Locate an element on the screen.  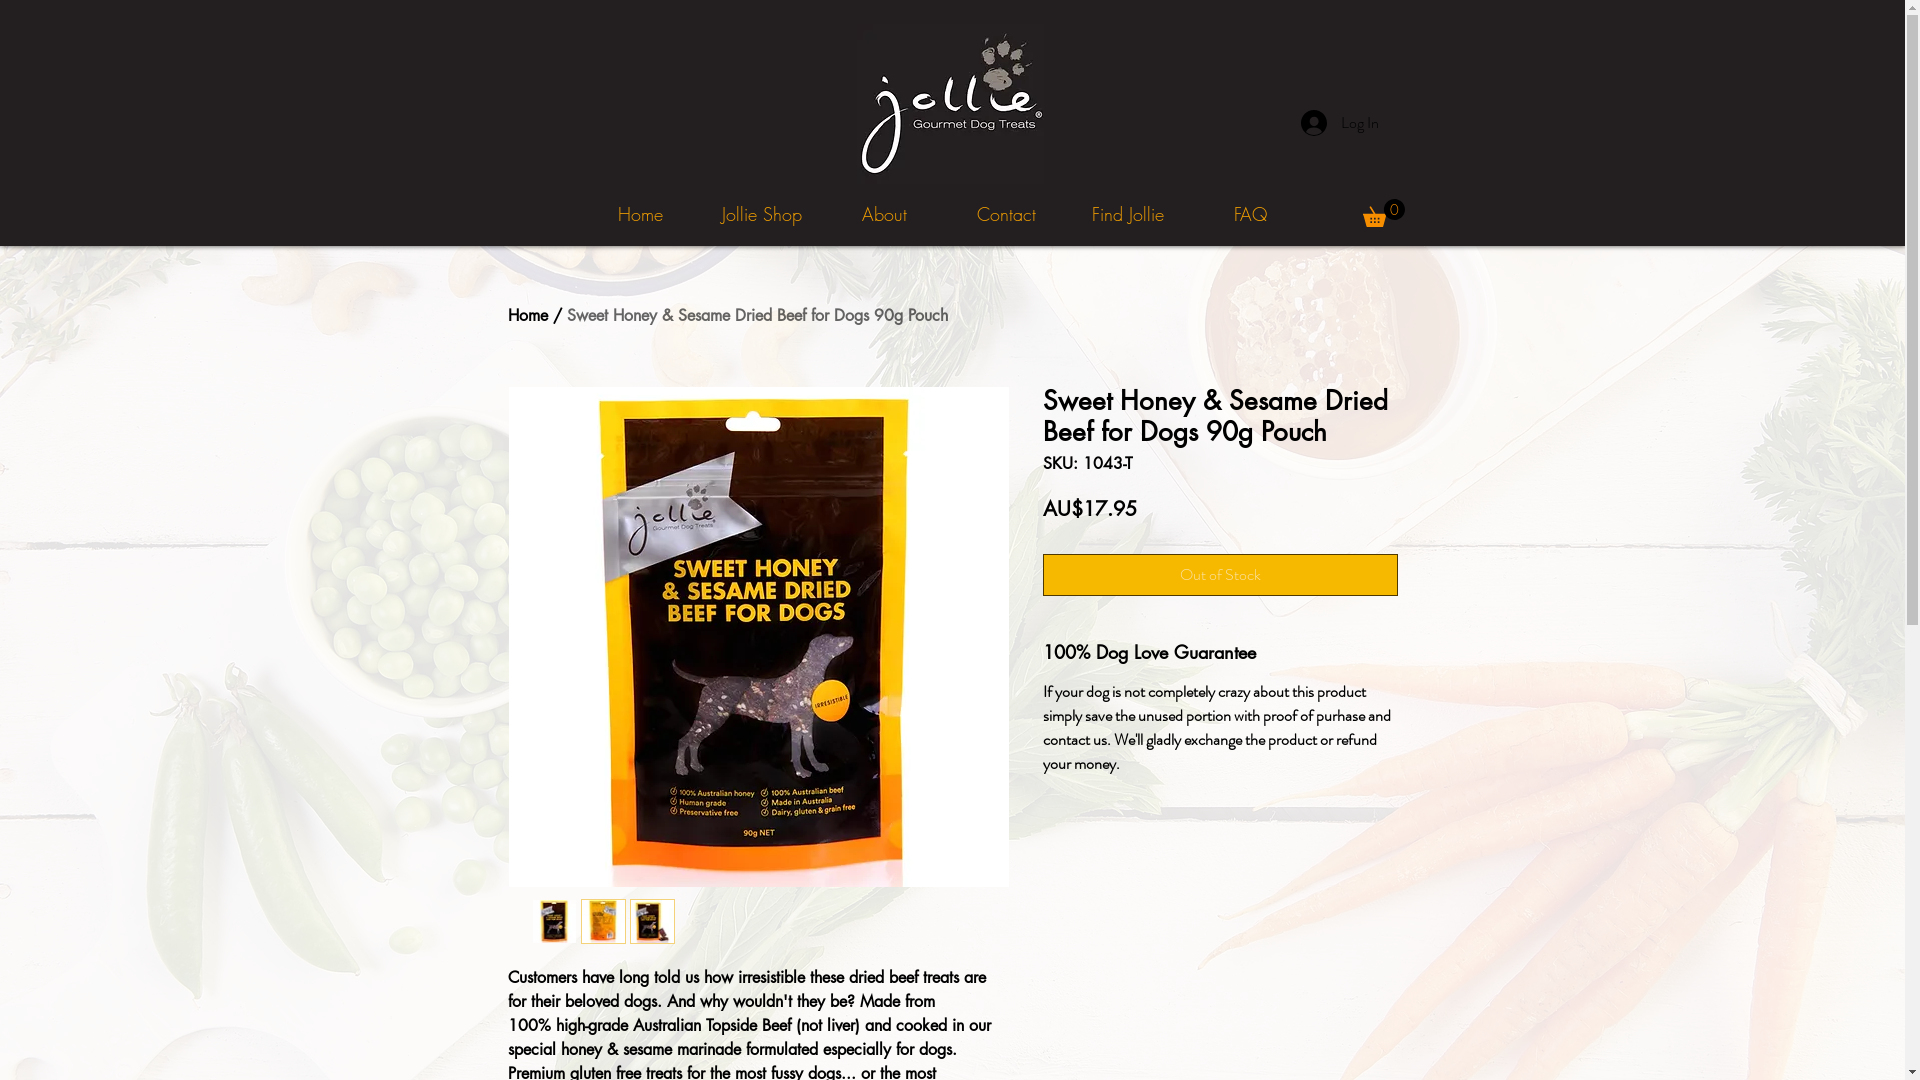
'Out of Stock' is located at coordinates (1218, 574).